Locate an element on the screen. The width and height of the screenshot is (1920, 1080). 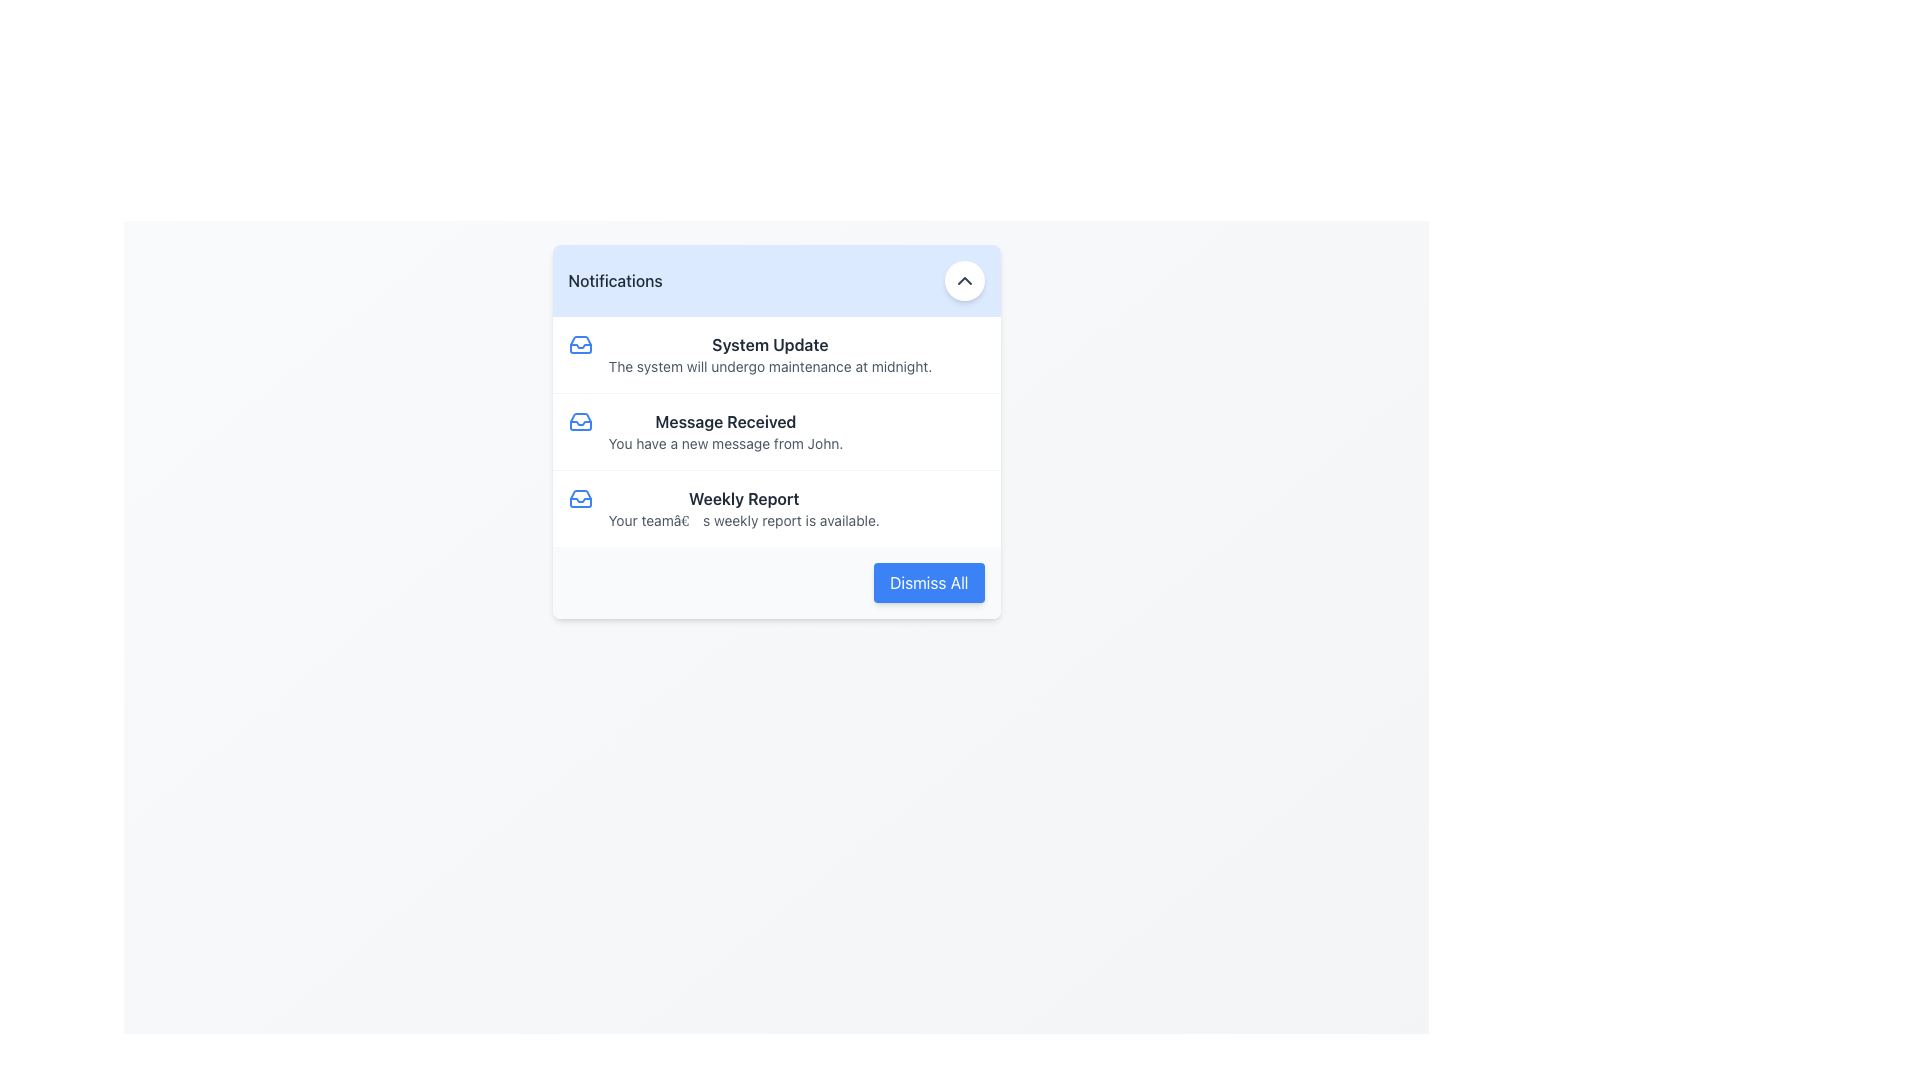
the toggle button is located at coordinates (964, 281).